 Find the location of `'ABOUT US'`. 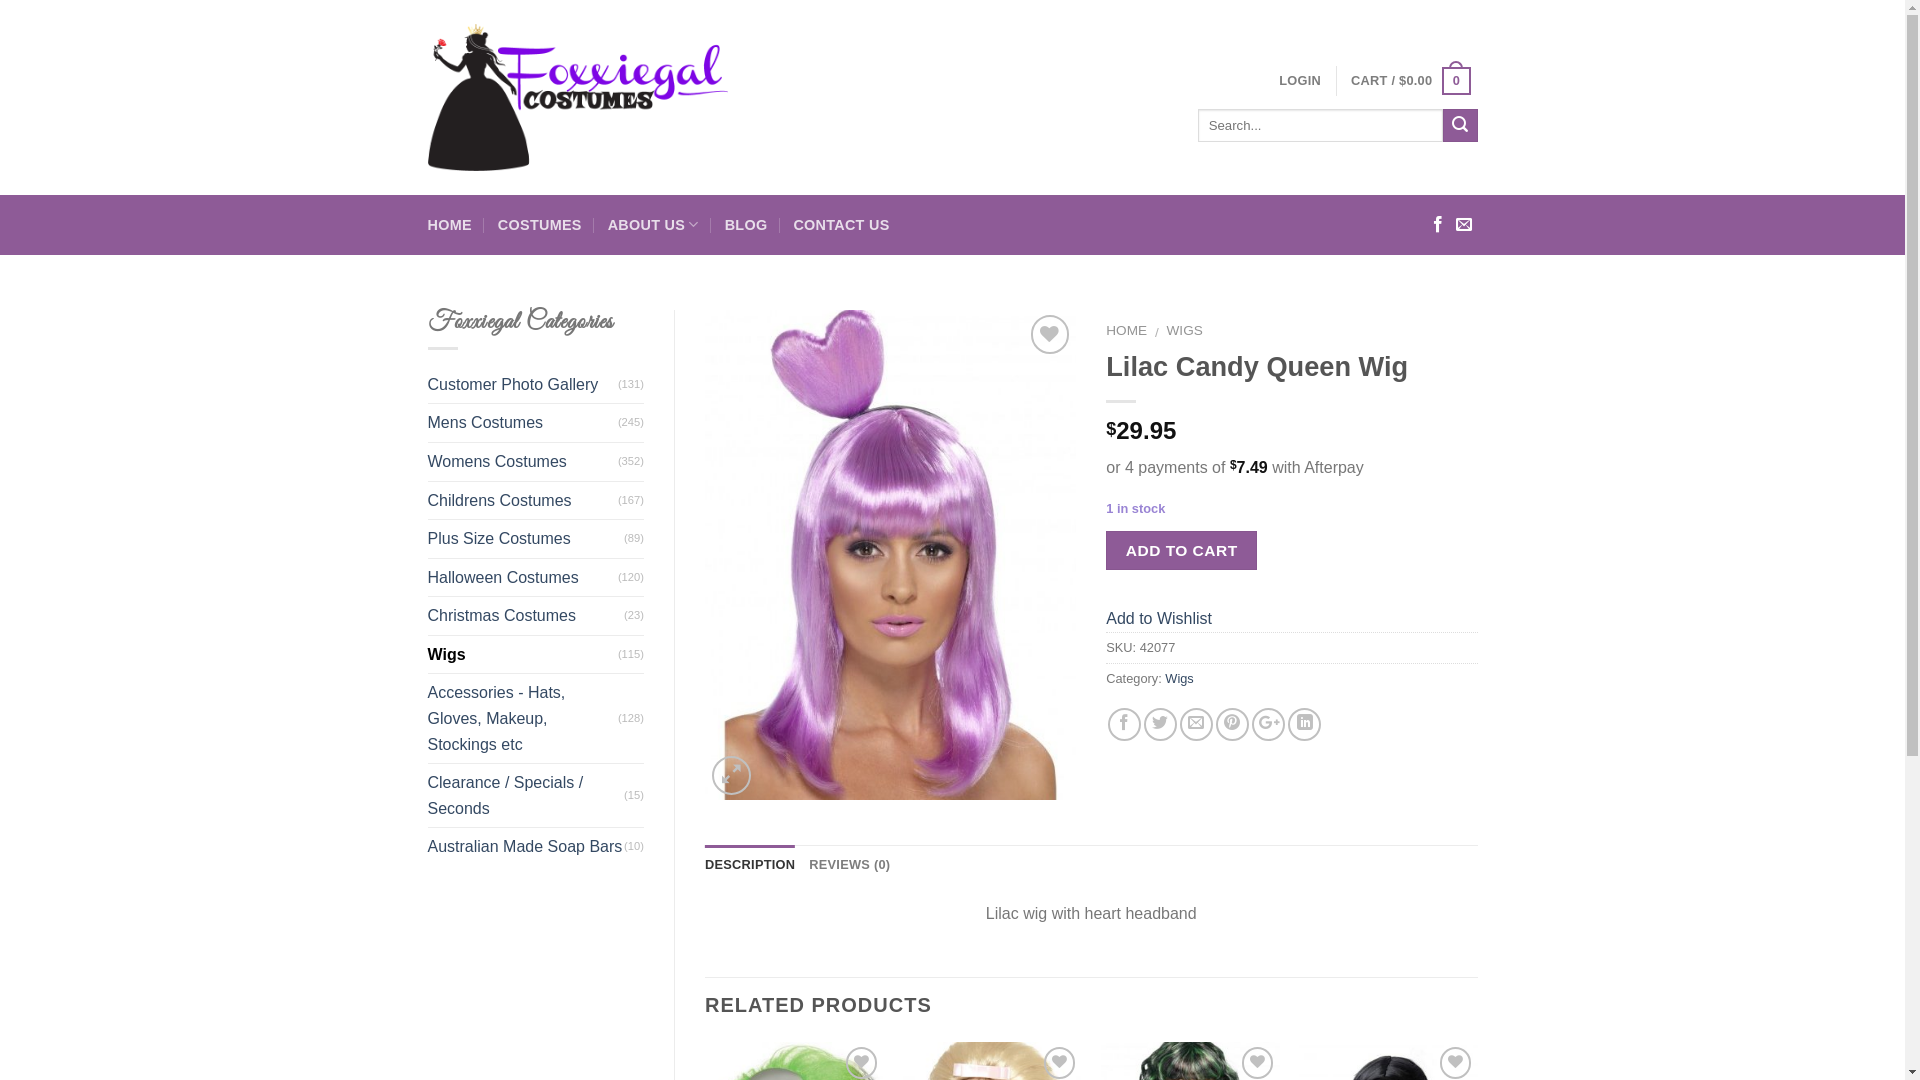

'ABOUT US' is located at coordinates (607, 224).